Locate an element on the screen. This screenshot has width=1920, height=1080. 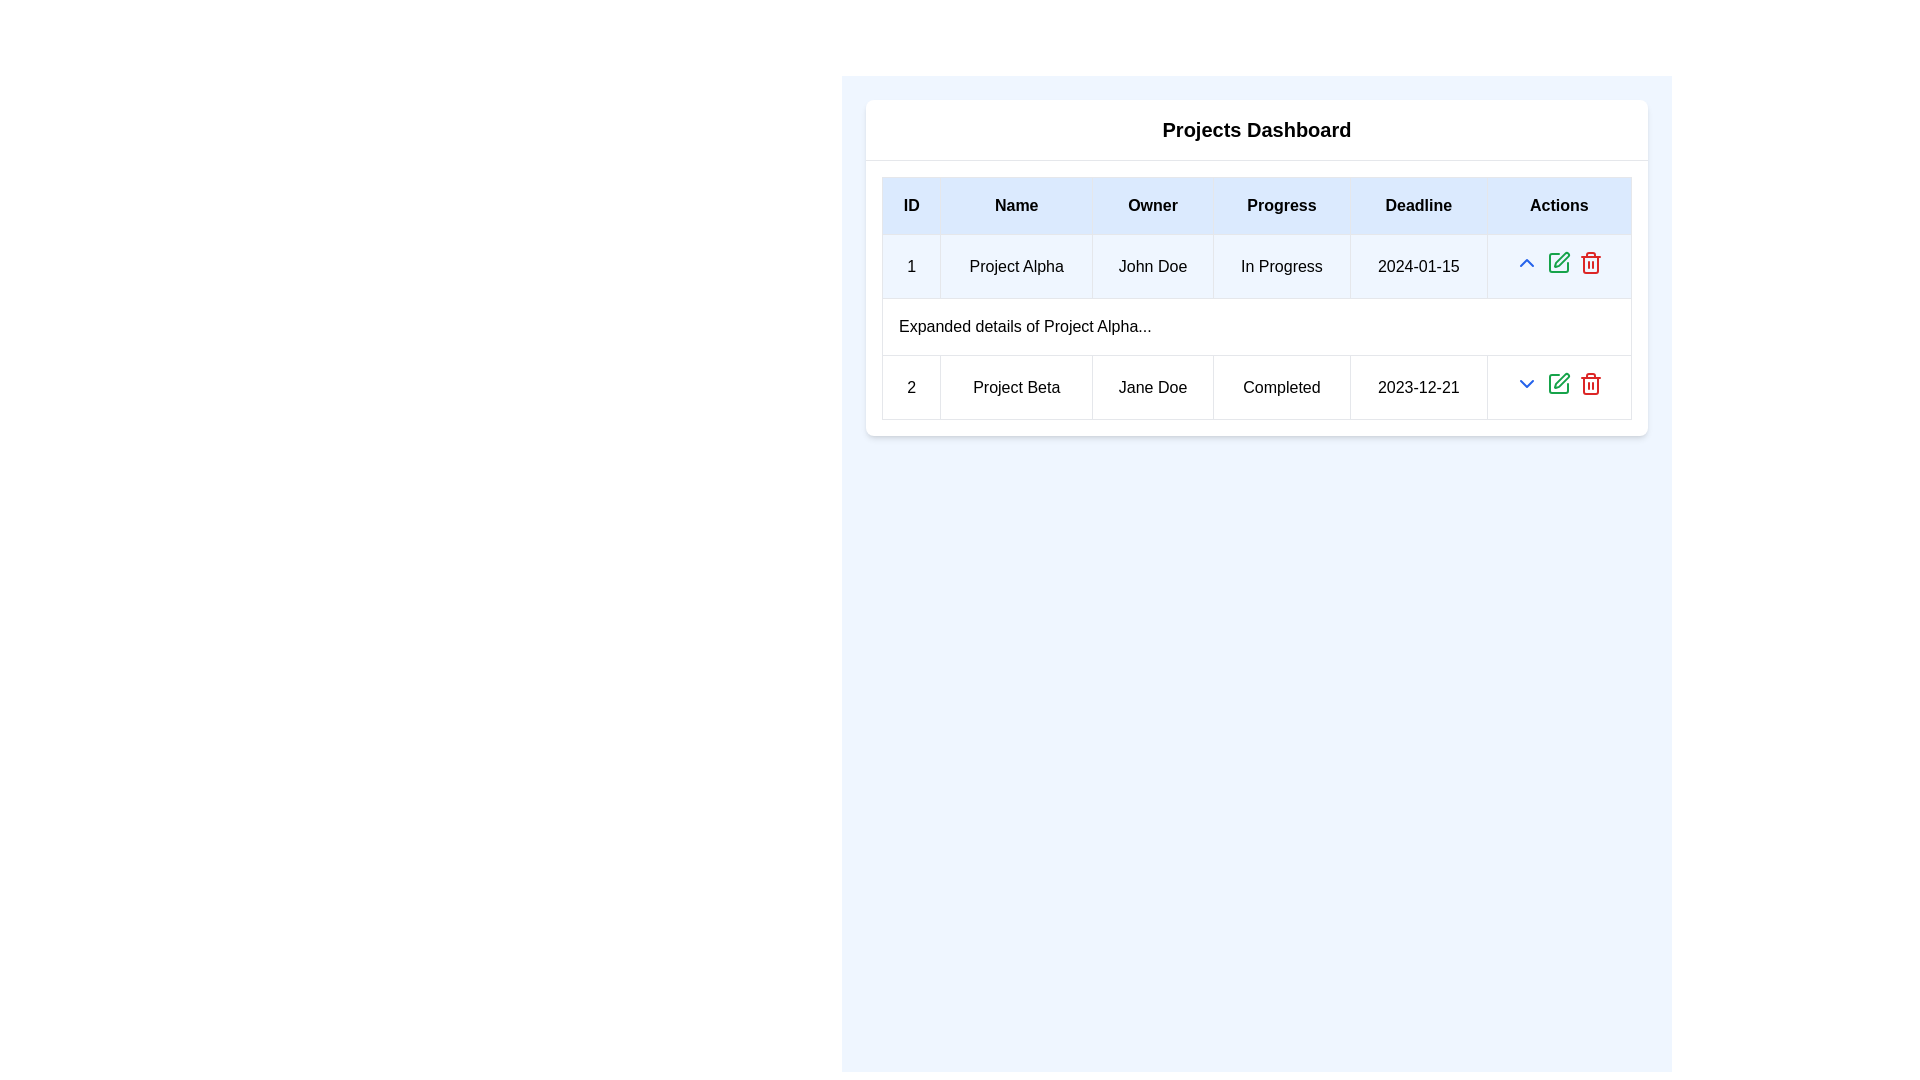
the first project entry in the 'Projects Dashboard' table row, which summarizes key details such as the project name, owner, status, and deadline is located at coordinates (1256, 265).